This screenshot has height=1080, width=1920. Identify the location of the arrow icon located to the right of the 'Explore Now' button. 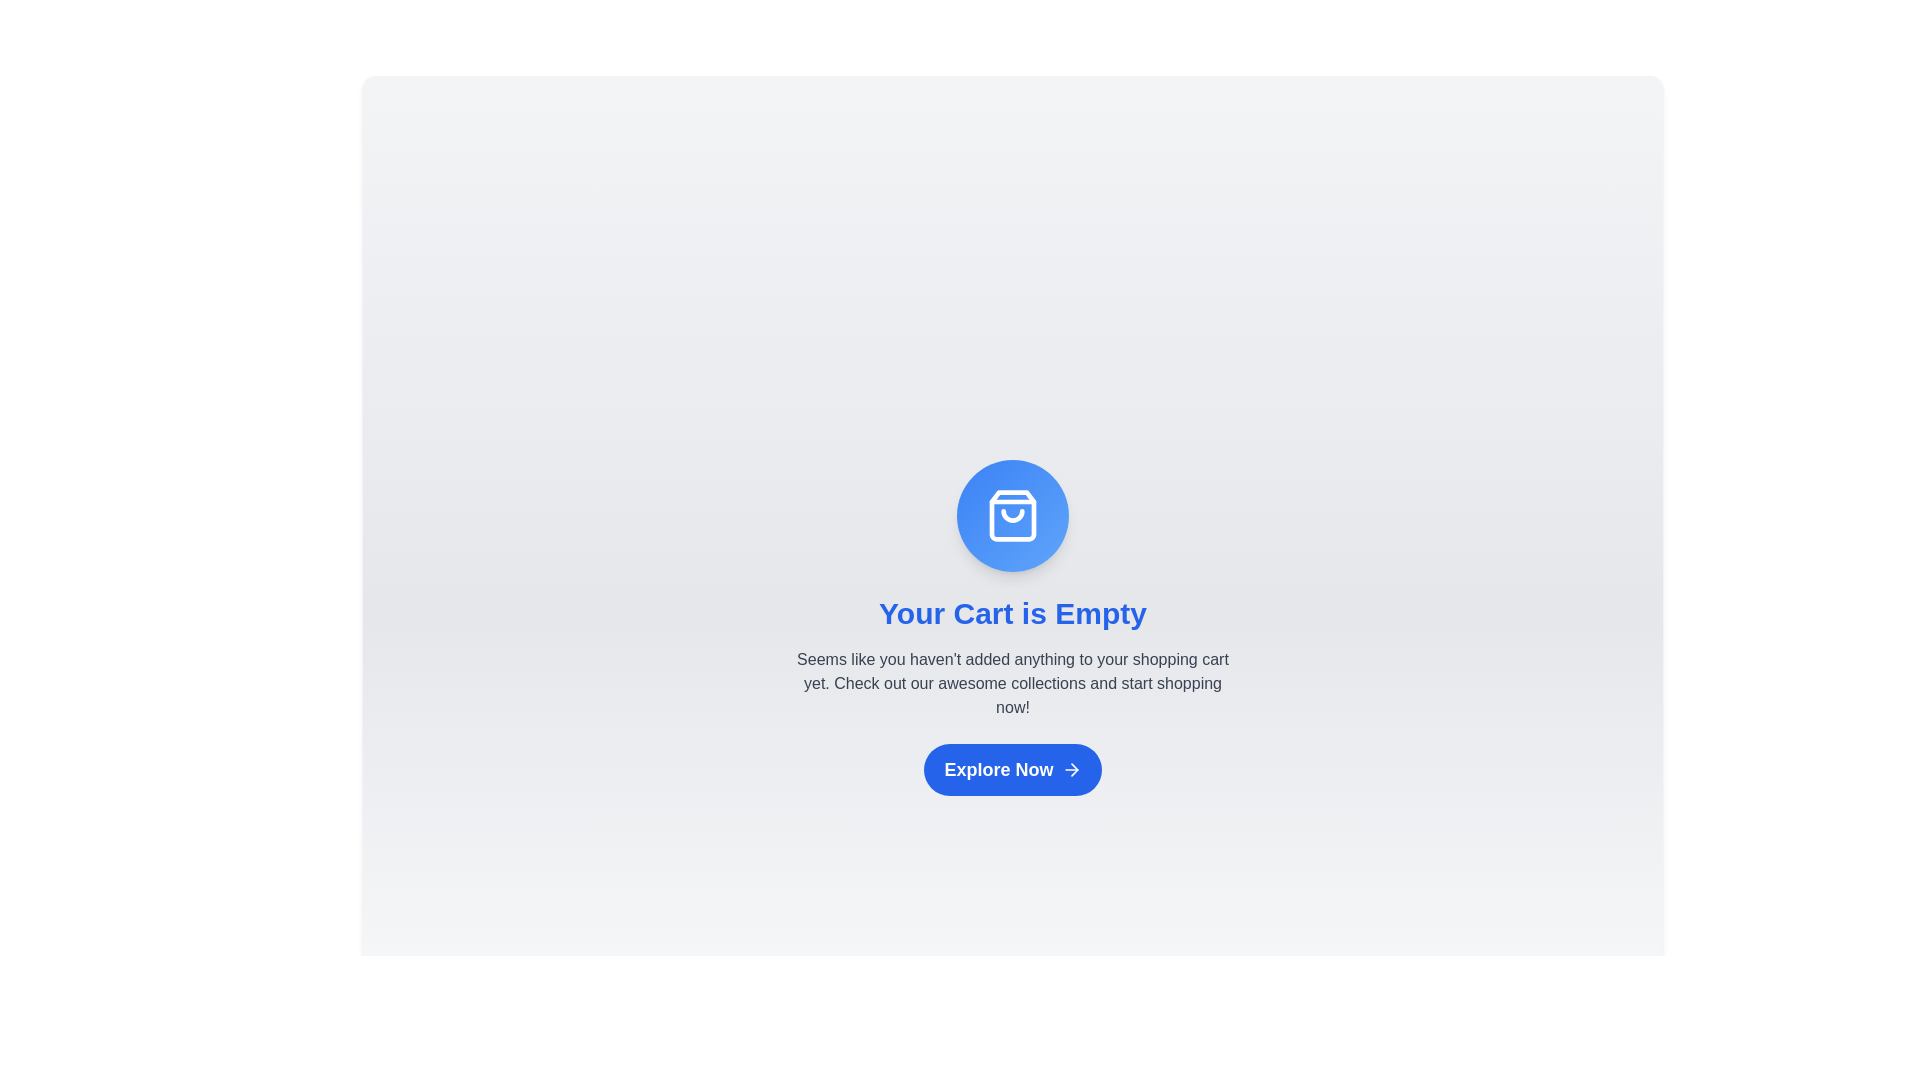
(1073, 769).